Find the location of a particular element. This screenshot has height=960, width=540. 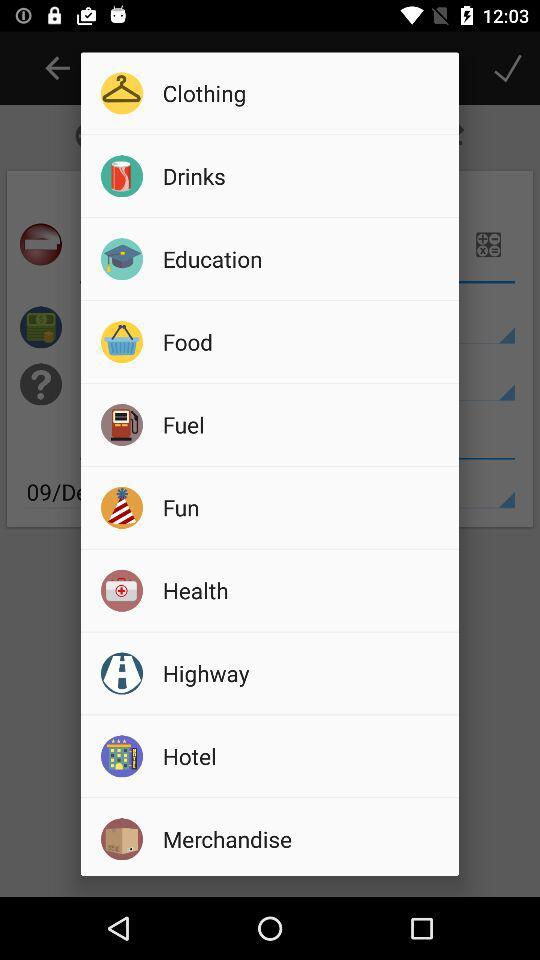

icon below fun icon is located at coordinates (303, 590).